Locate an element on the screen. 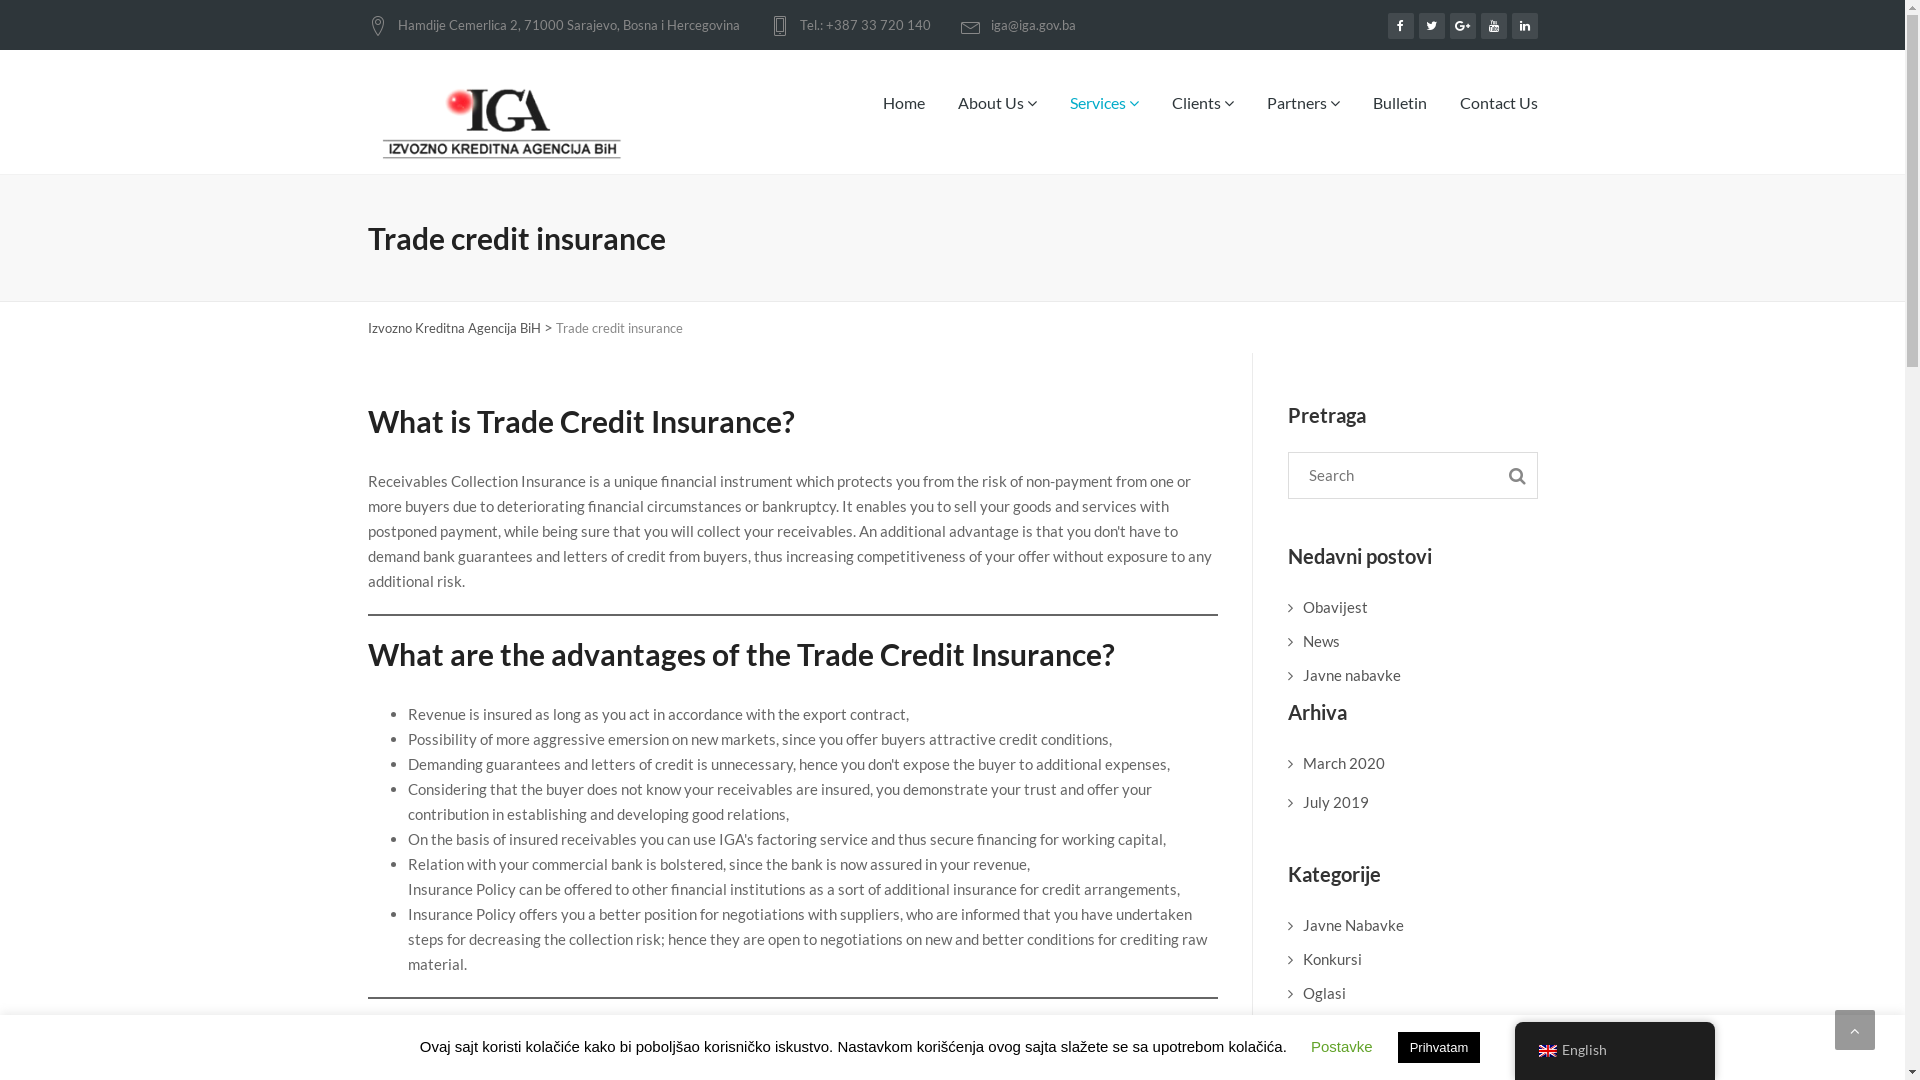 Image resolution: width=1920 pixels, height=1080 pixels. 'About Us' is located at coordinates (996, 118).